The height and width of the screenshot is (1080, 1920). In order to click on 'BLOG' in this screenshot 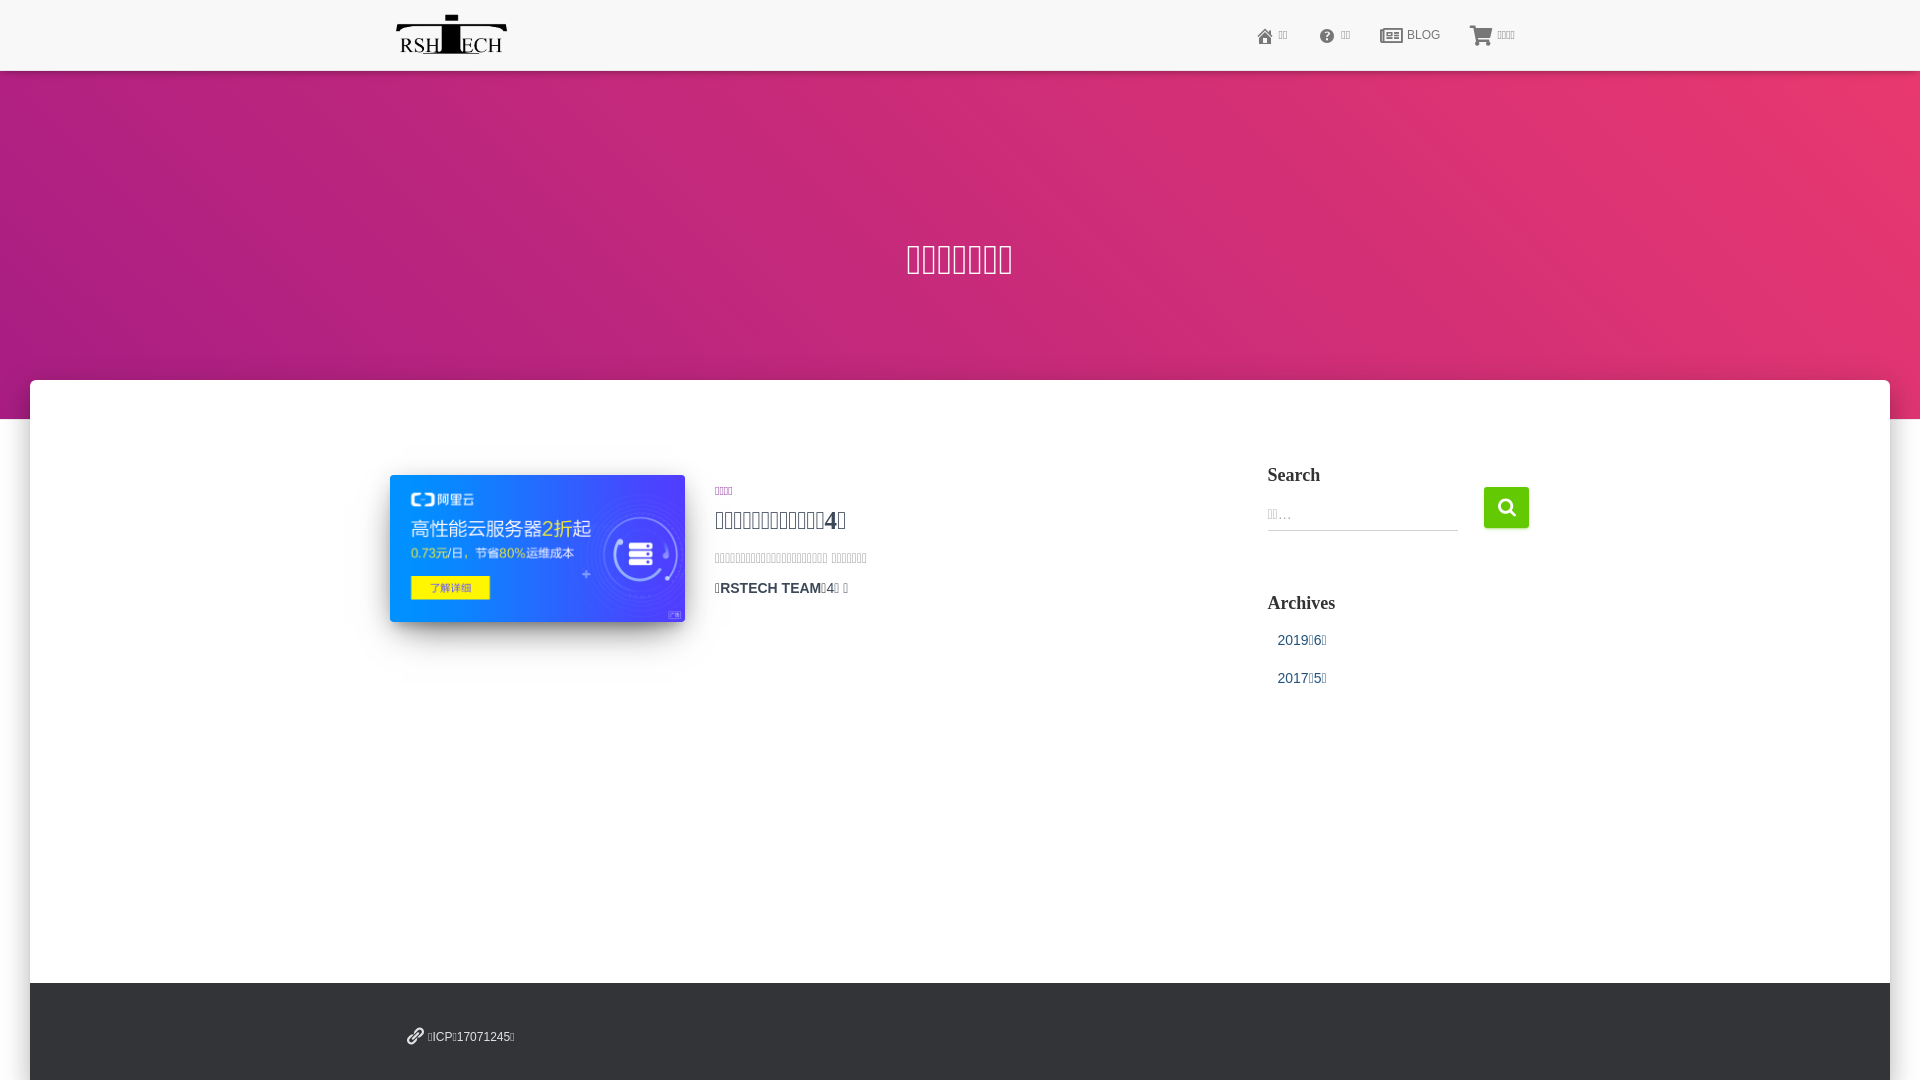, I will do `click(1409, 34)`.